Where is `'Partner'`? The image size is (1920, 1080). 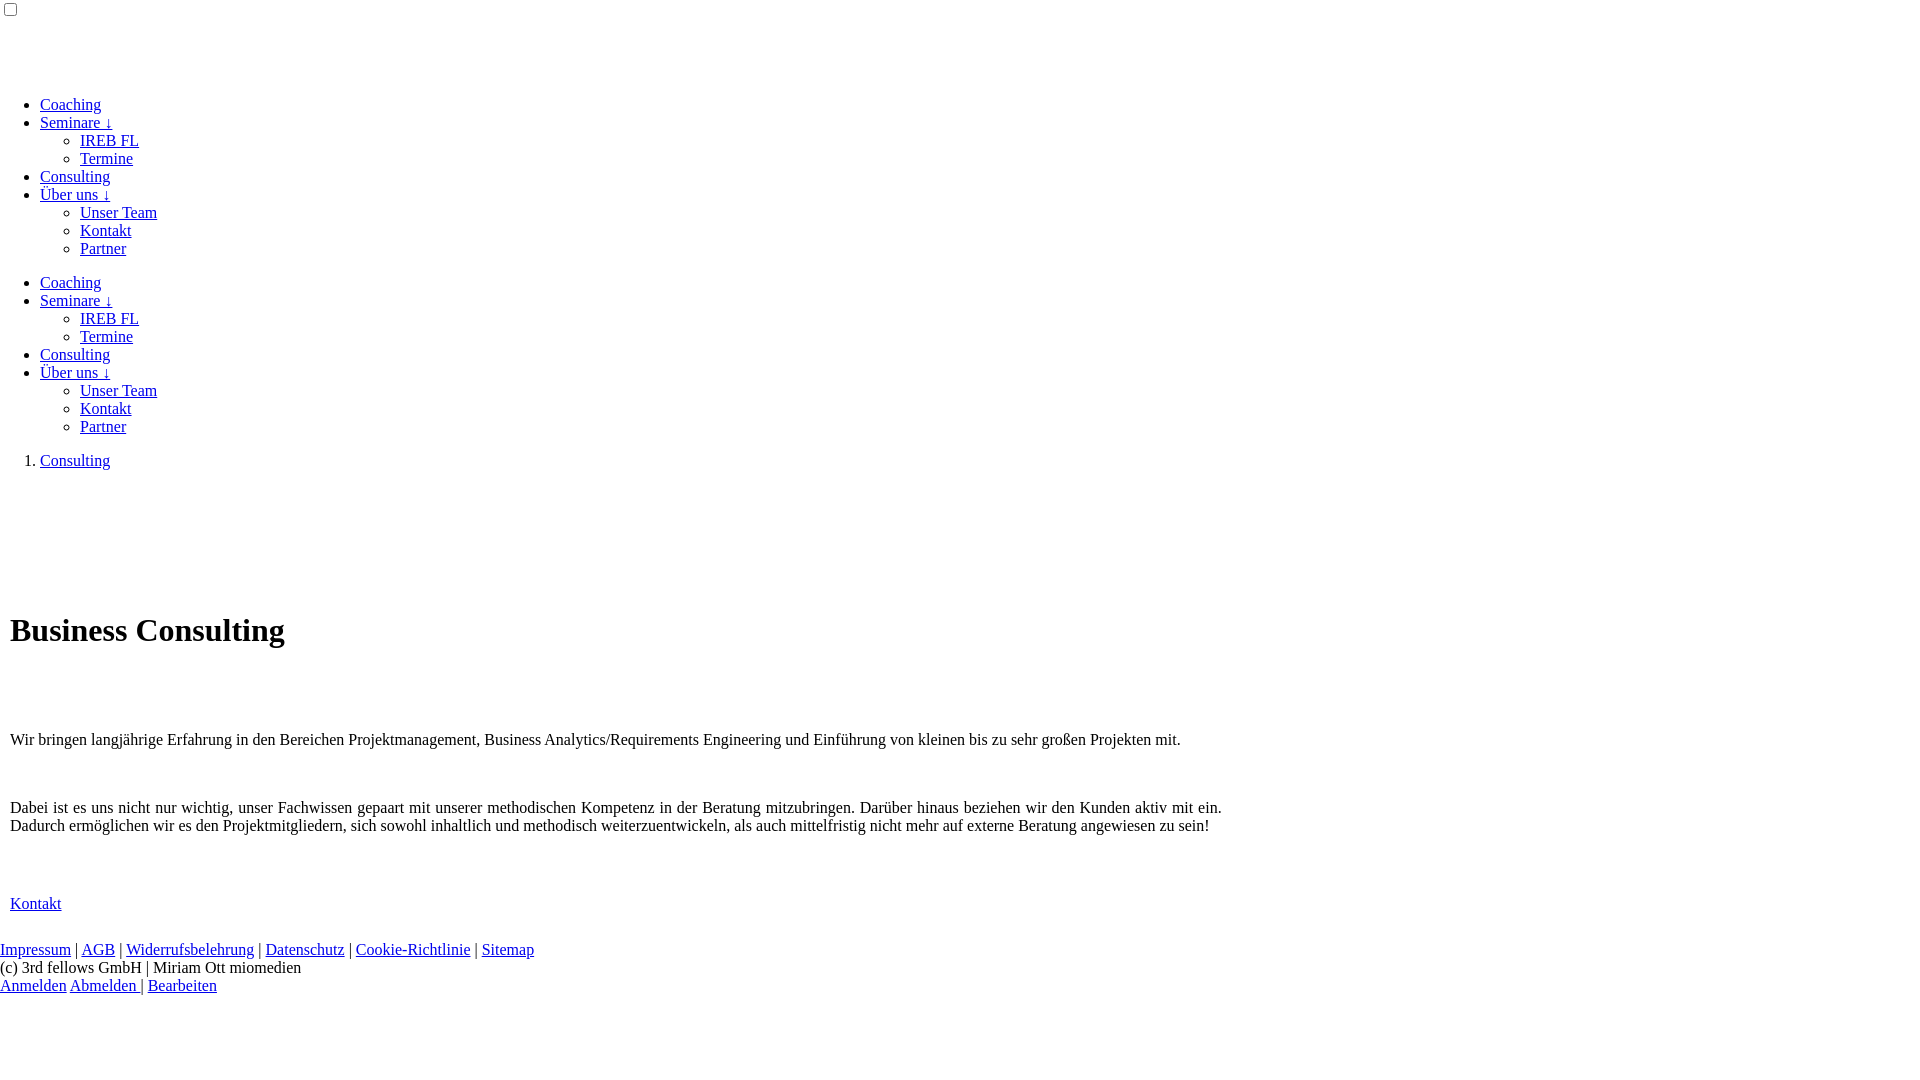
'Partner' is located at coordinates (101, 247).